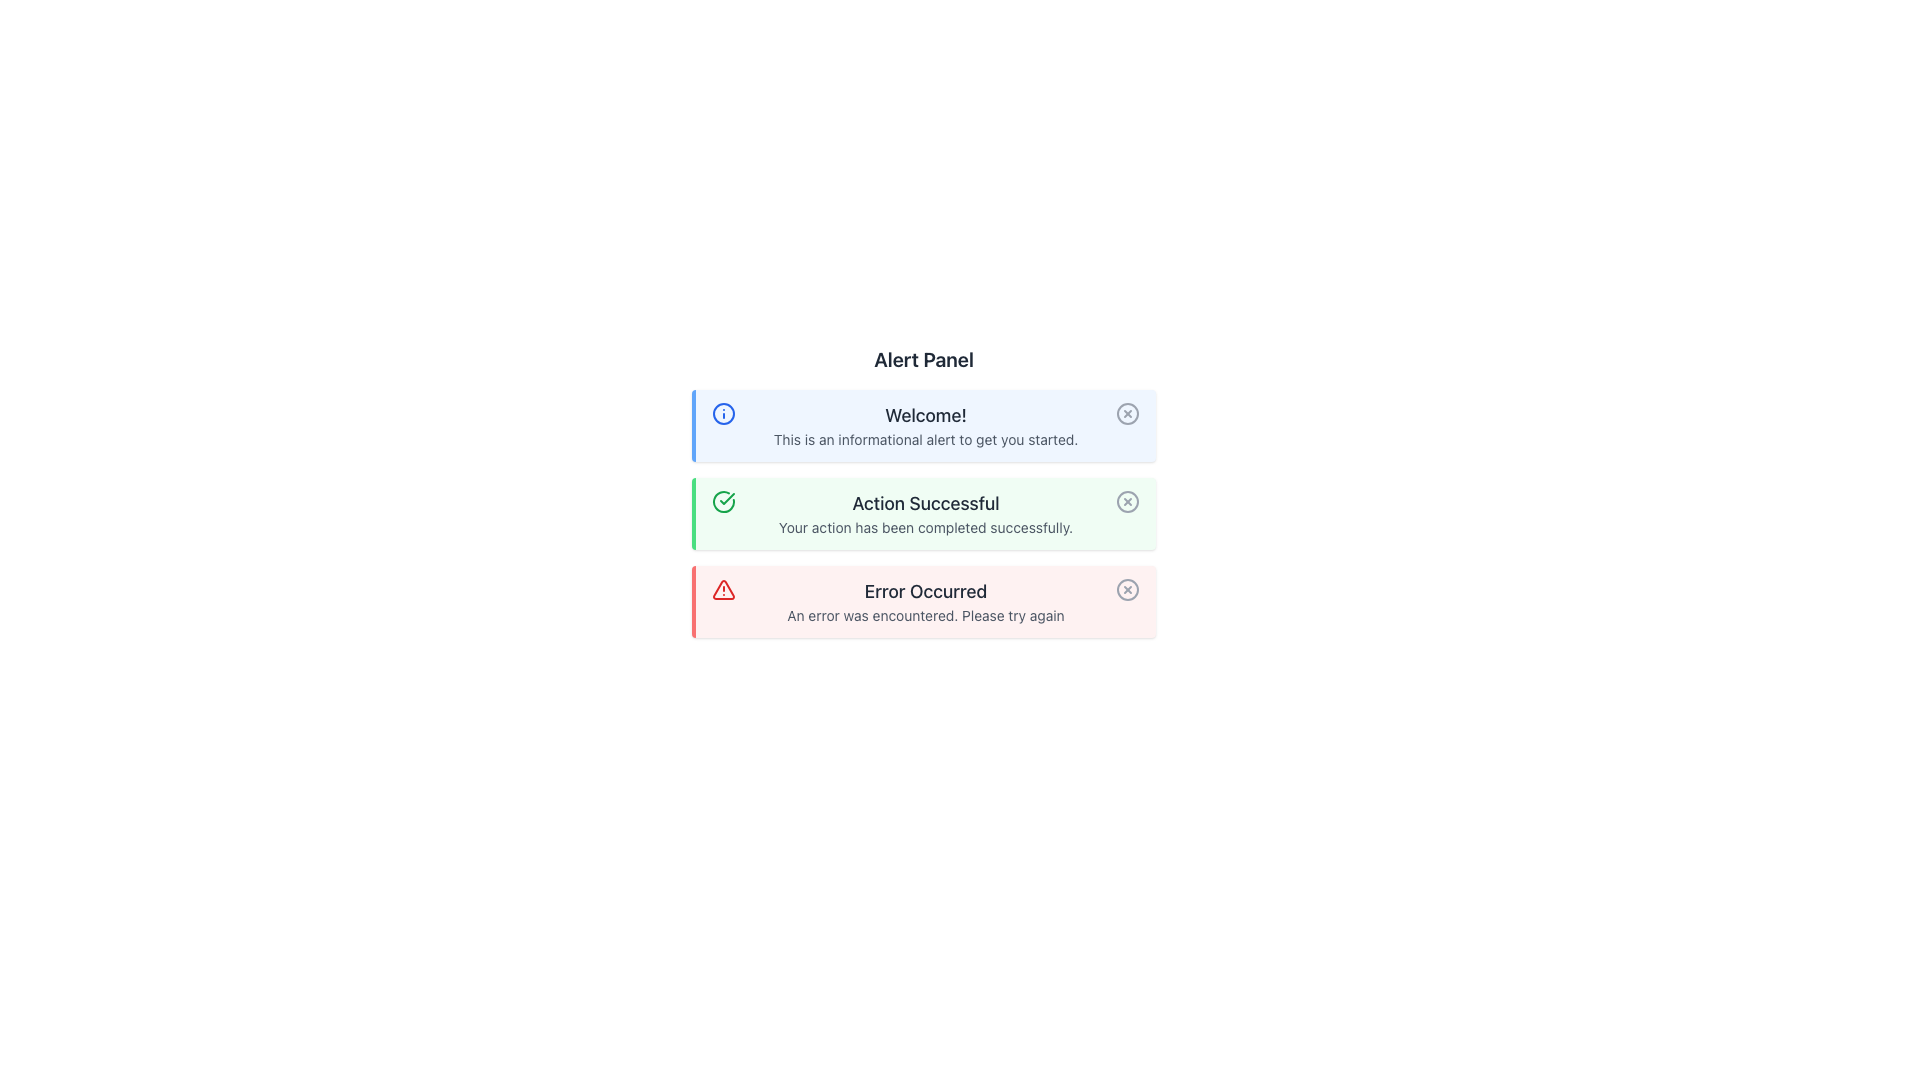  What do you see at coordinates (723, 589) in the screenshot?
I see `the alert represented by the triangular error icon located to the left of the 'Error Occurred' message box` at bounding box center [723, 589].